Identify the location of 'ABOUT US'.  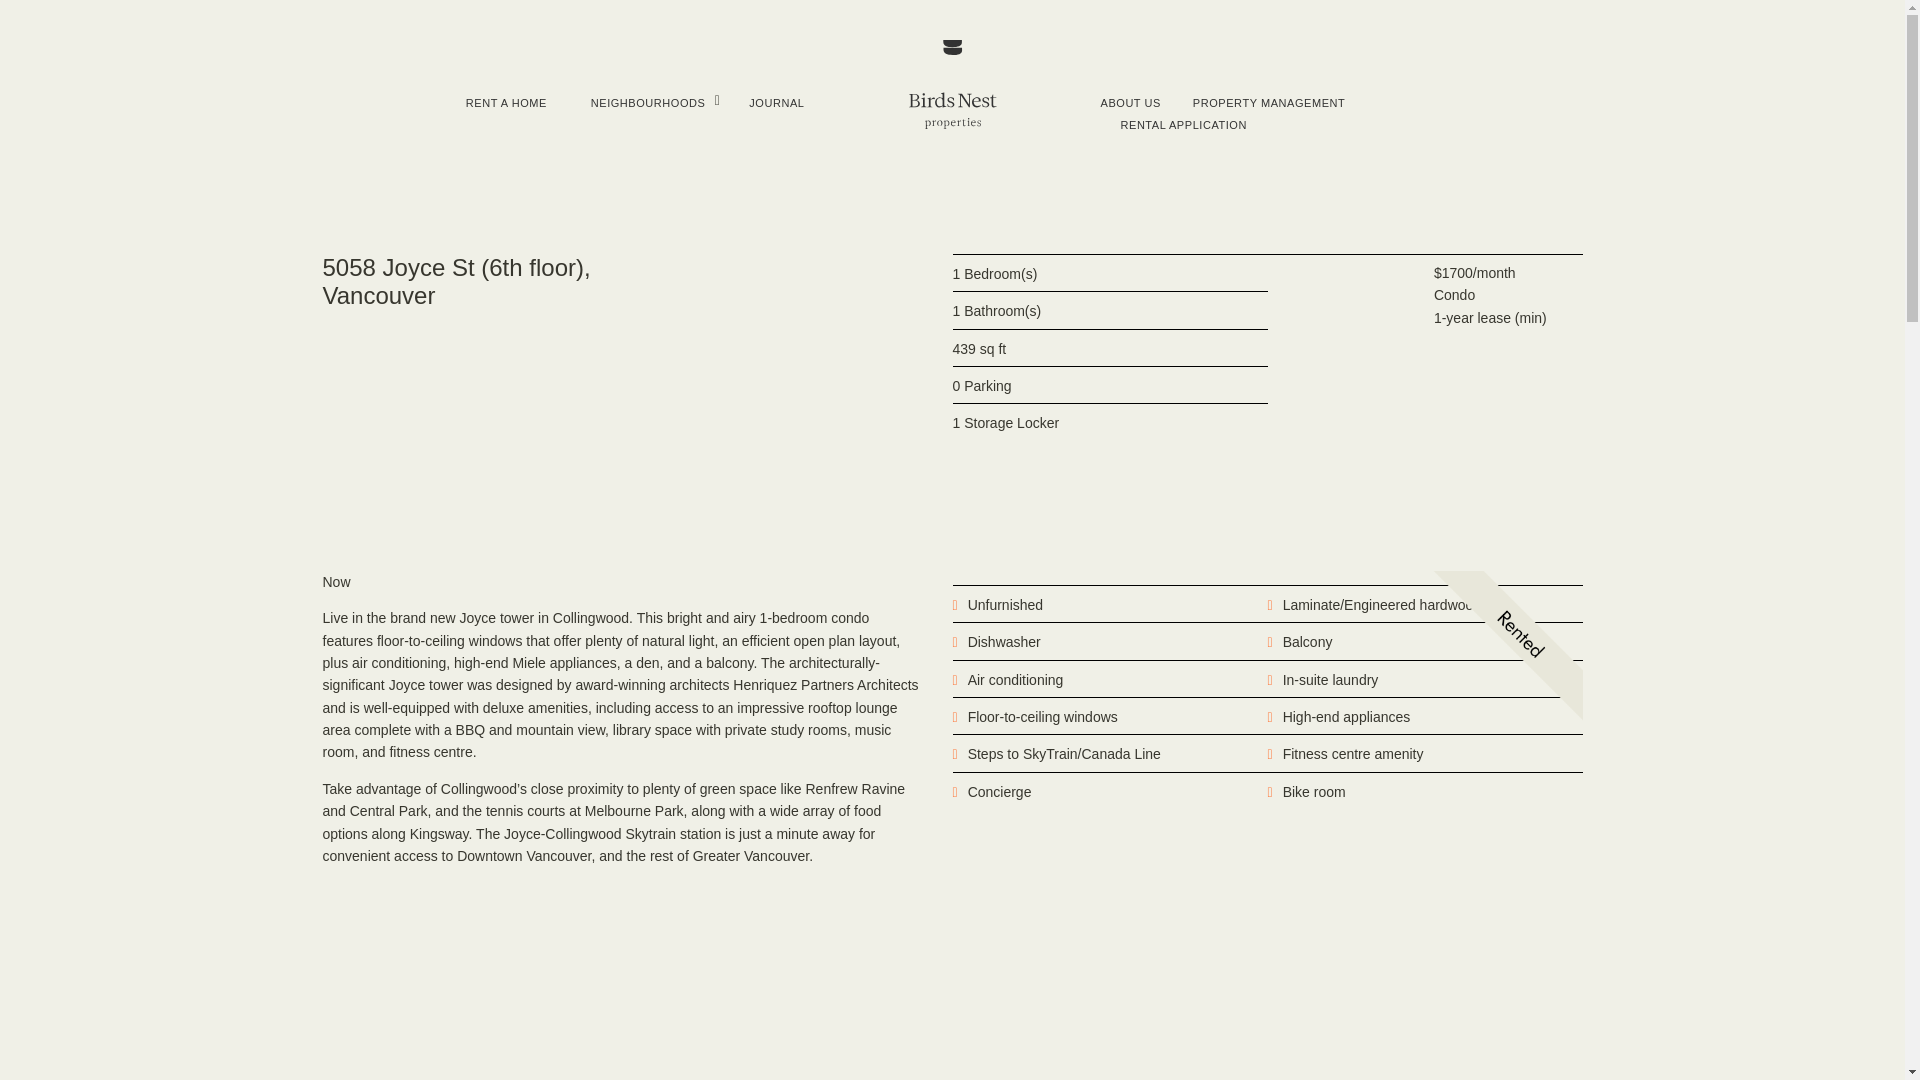
(1129, 103).